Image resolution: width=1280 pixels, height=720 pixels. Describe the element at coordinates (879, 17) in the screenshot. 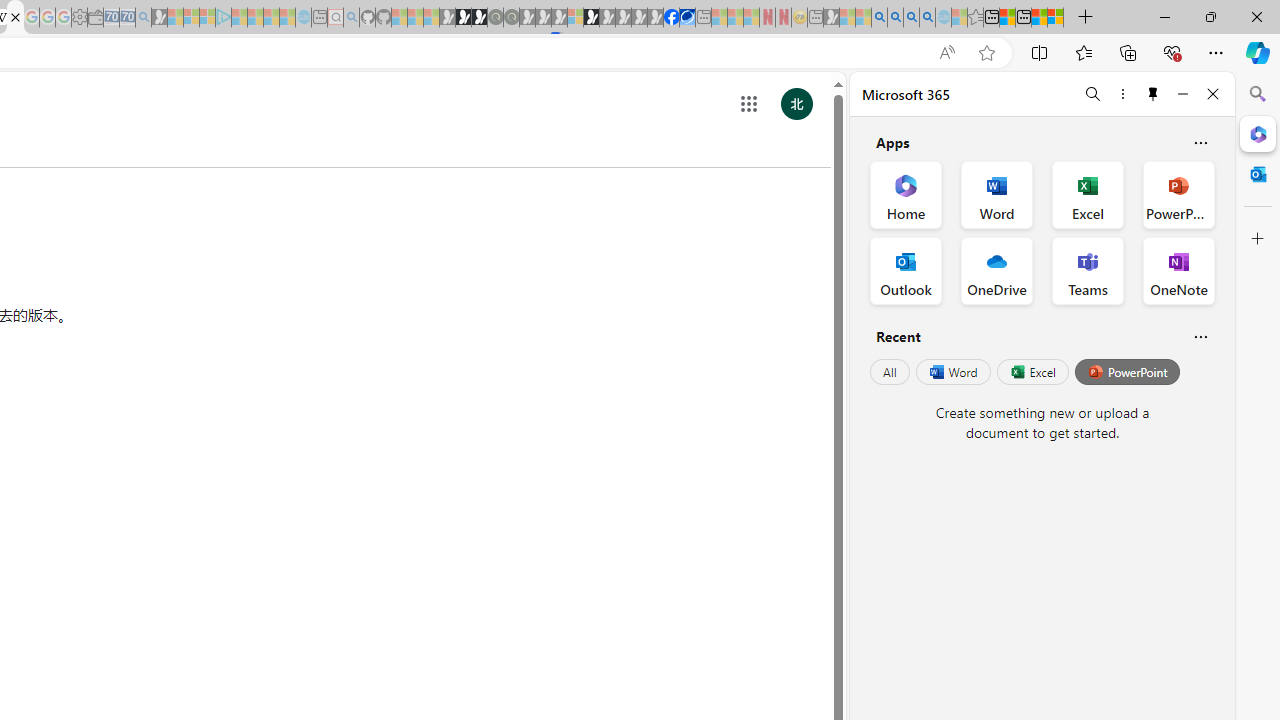

I see `'Bing AI - Search'` at that location.